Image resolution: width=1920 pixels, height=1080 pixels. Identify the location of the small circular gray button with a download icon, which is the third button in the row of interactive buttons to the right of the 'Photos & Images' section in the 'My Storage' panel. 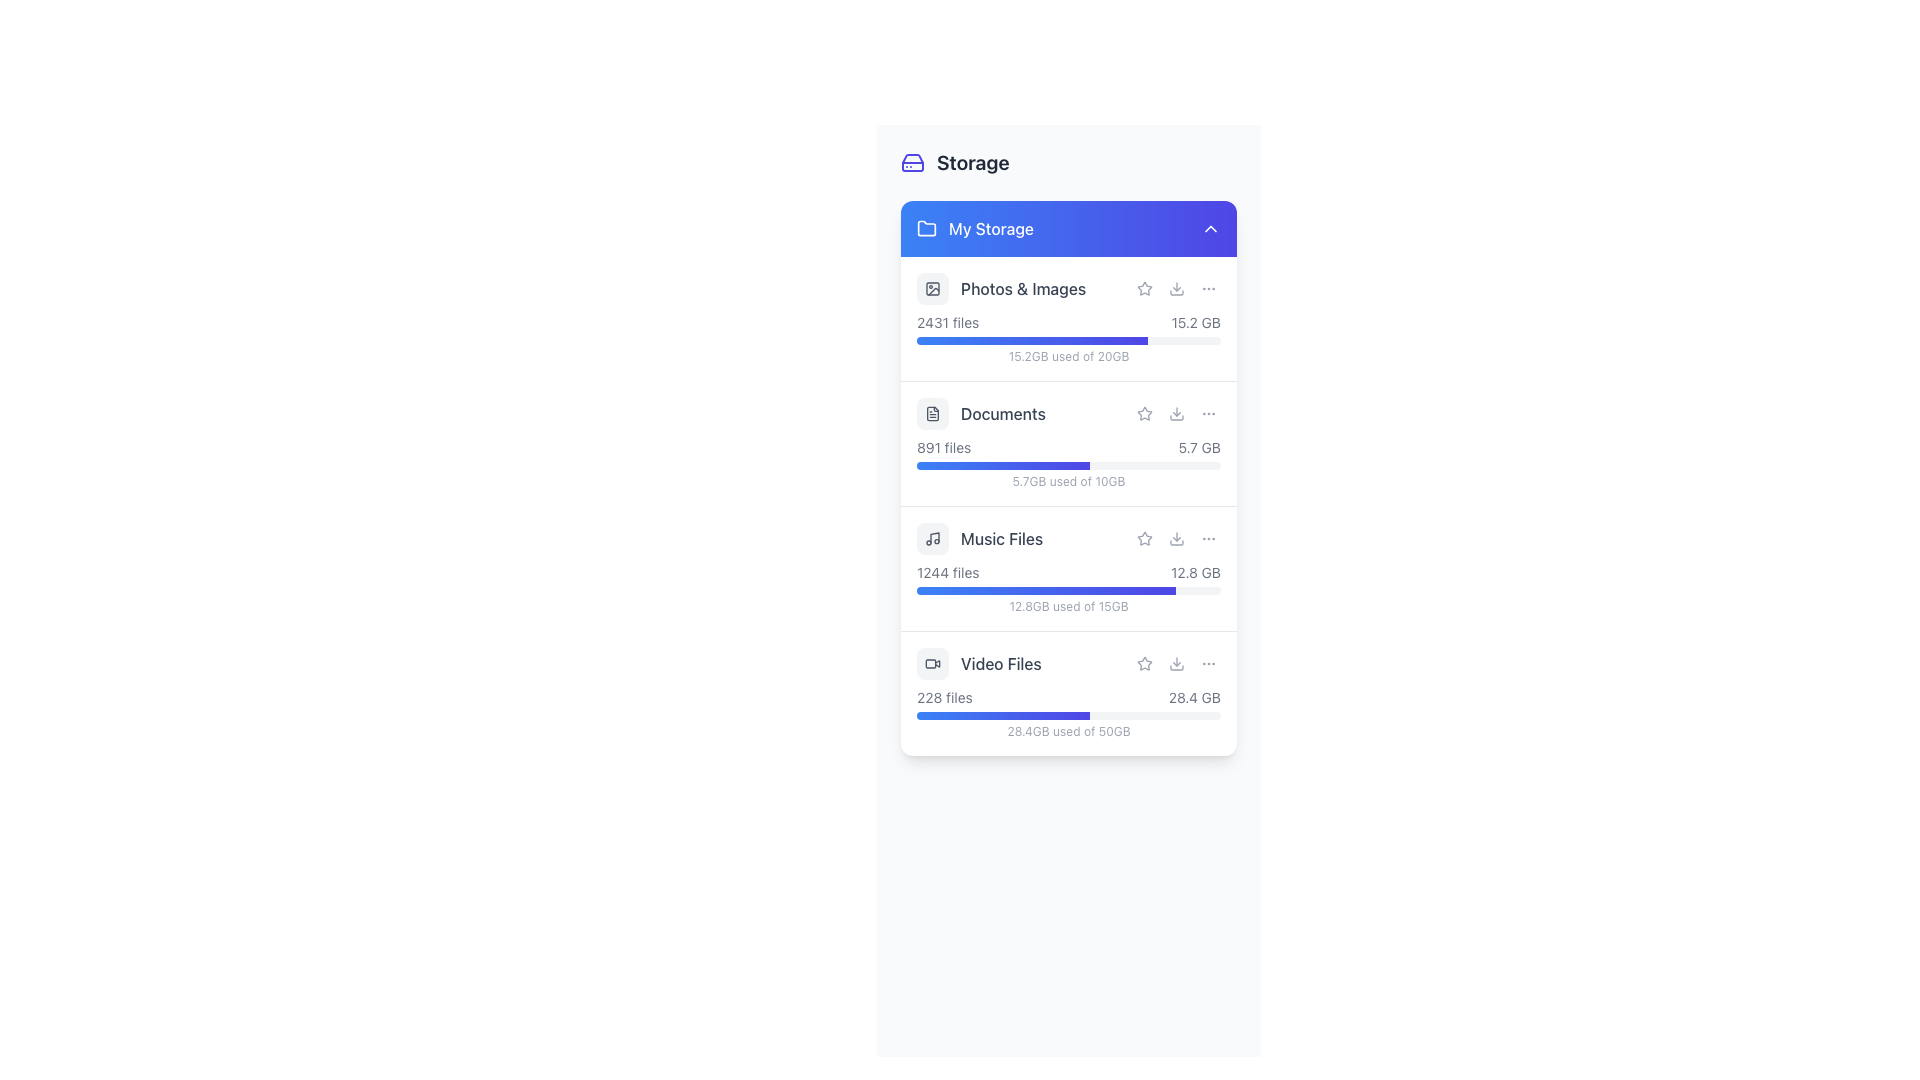
(1176, 289).